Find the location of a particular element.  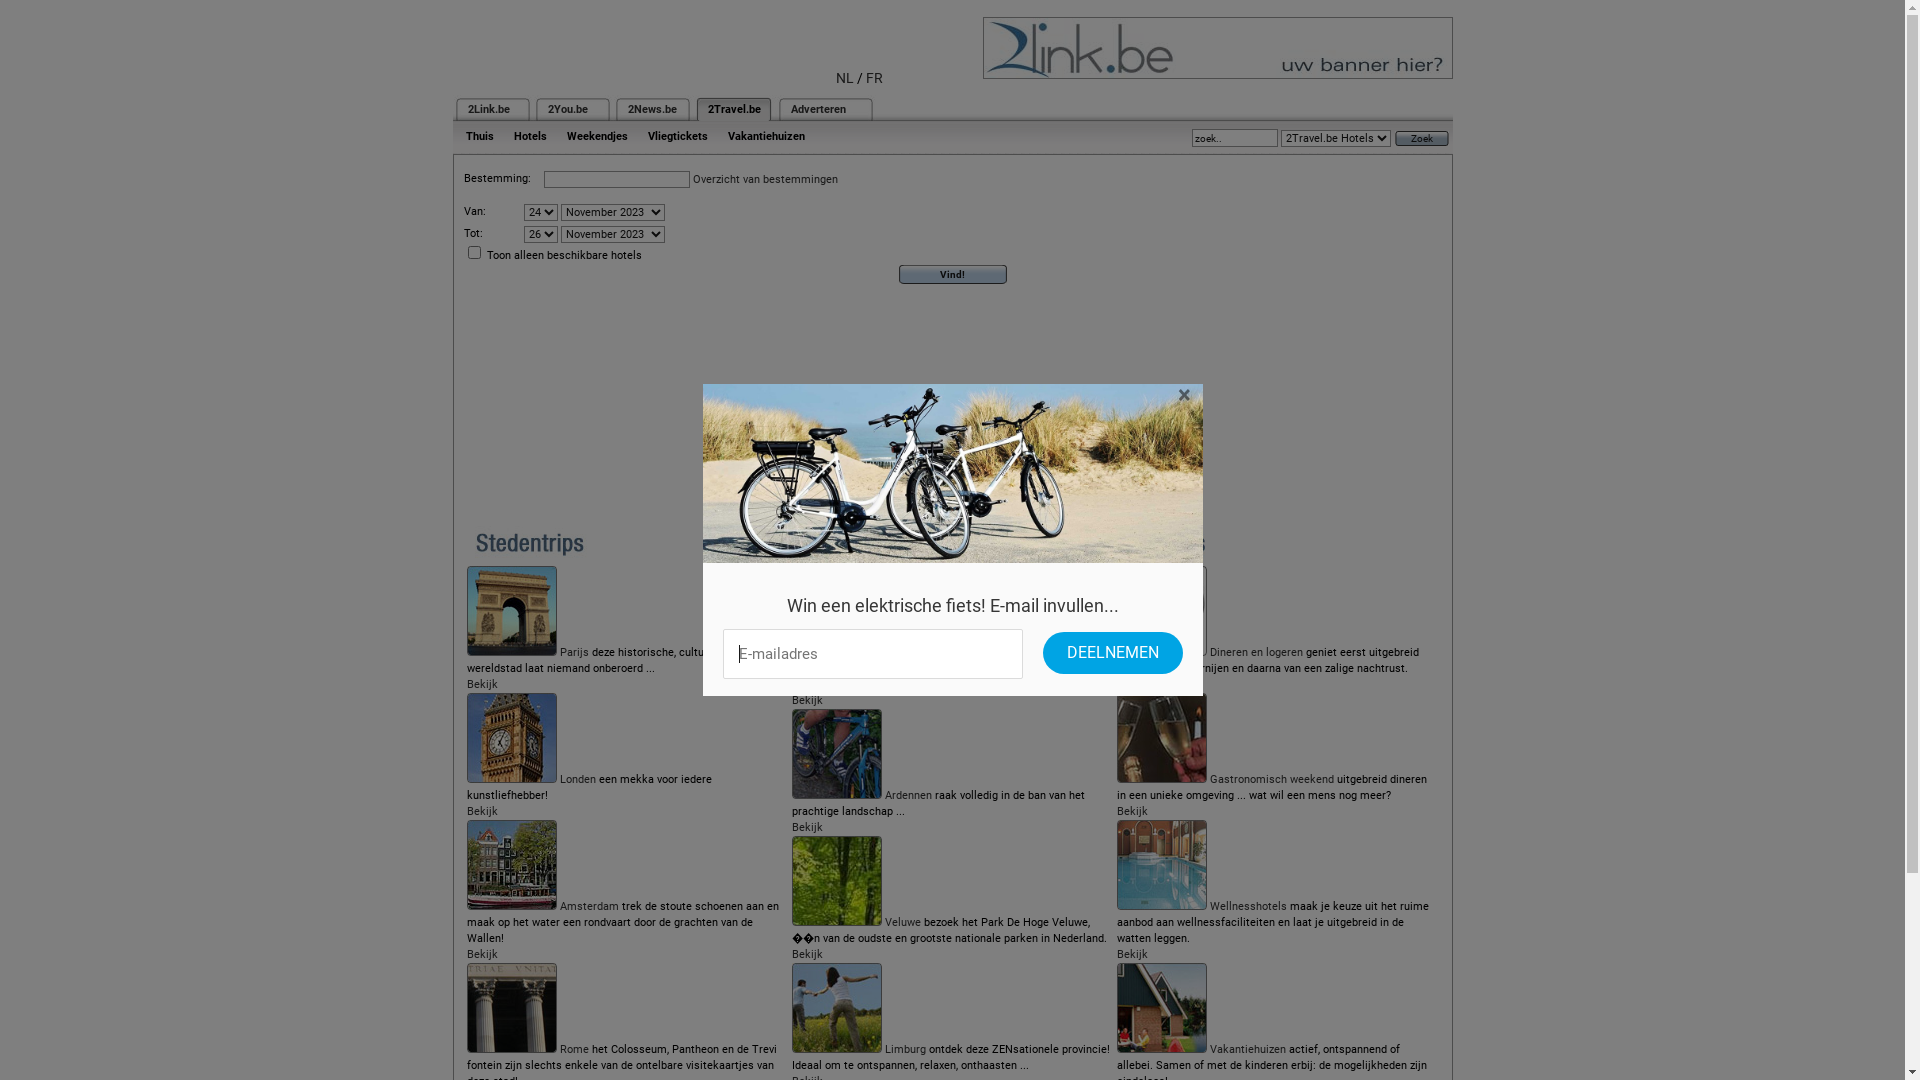

'Bekijk' is located at coordinates (1132, 683).